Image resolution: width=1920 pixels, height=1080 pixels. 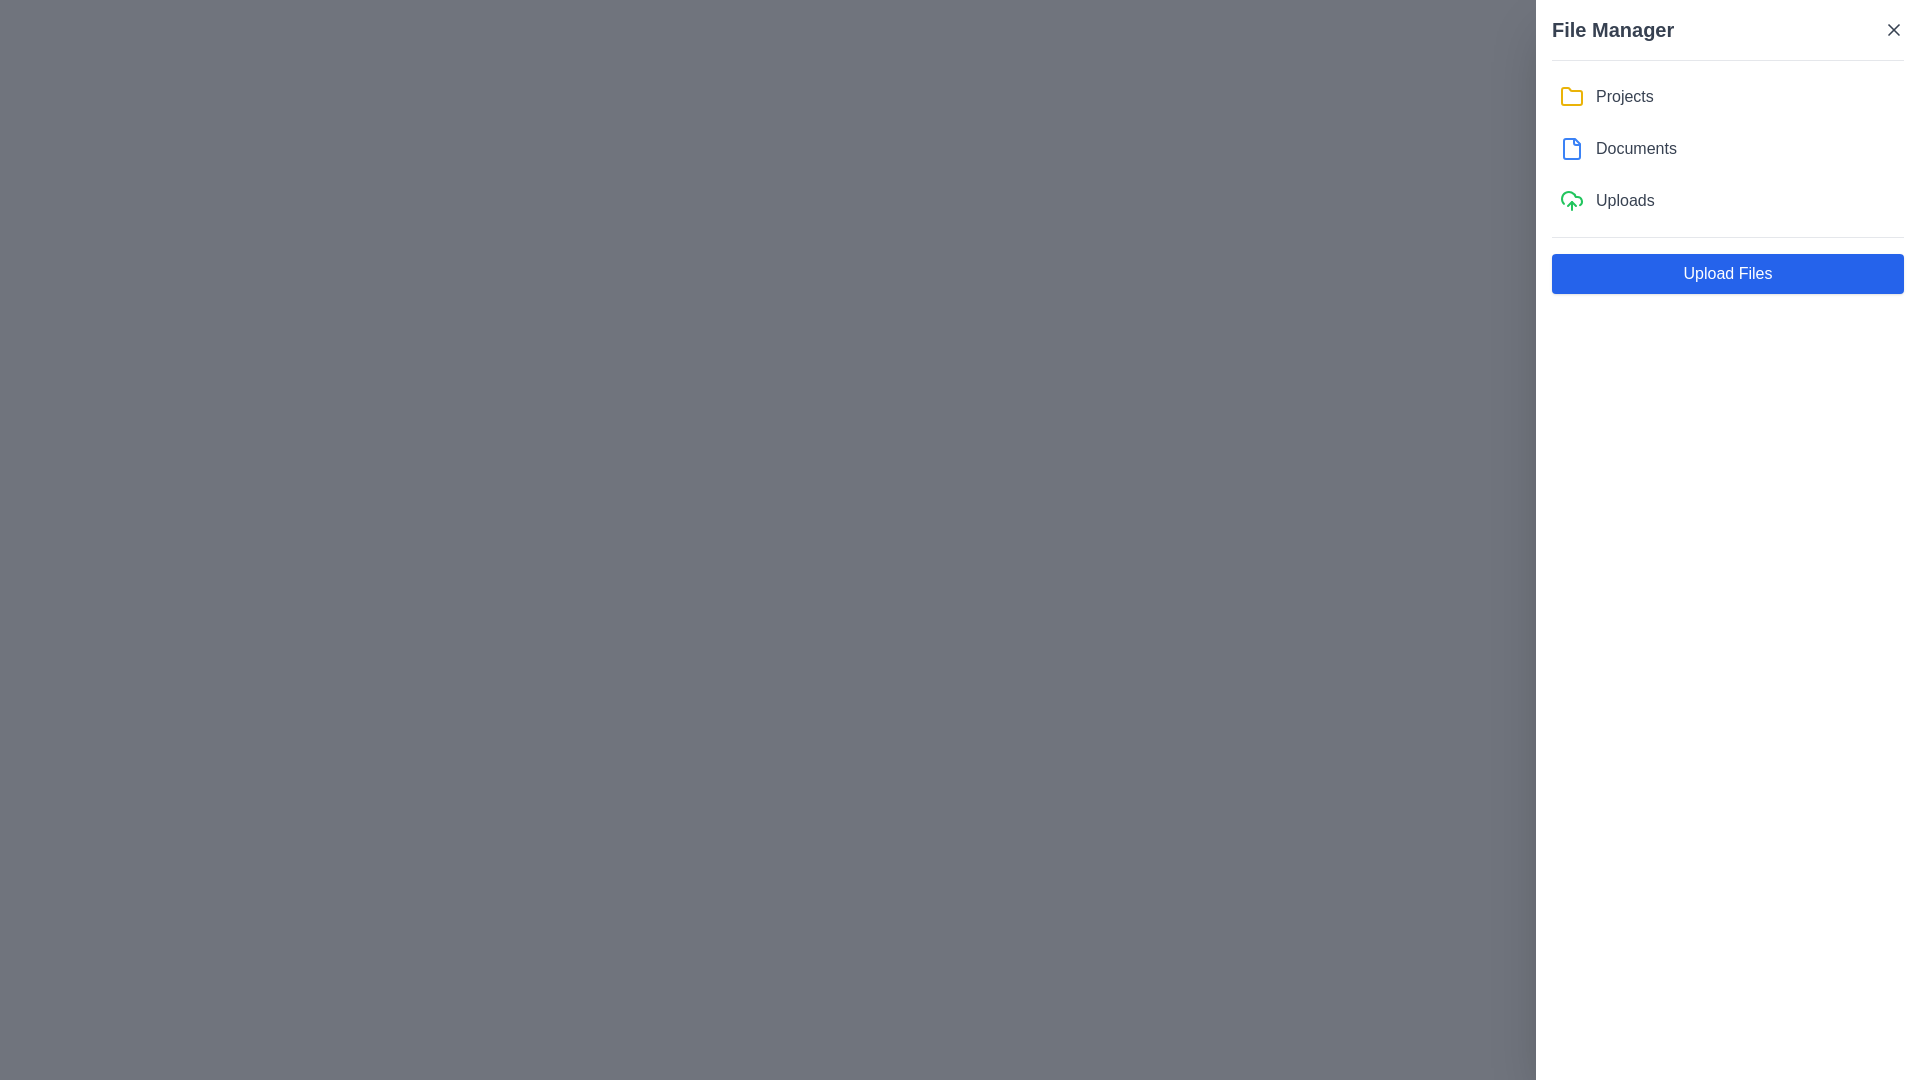 I want to click on the folder icon representing the 'Projects' section located at the far left of the layout adjacent to the text 'Projects', so click(x=1570, y=96).